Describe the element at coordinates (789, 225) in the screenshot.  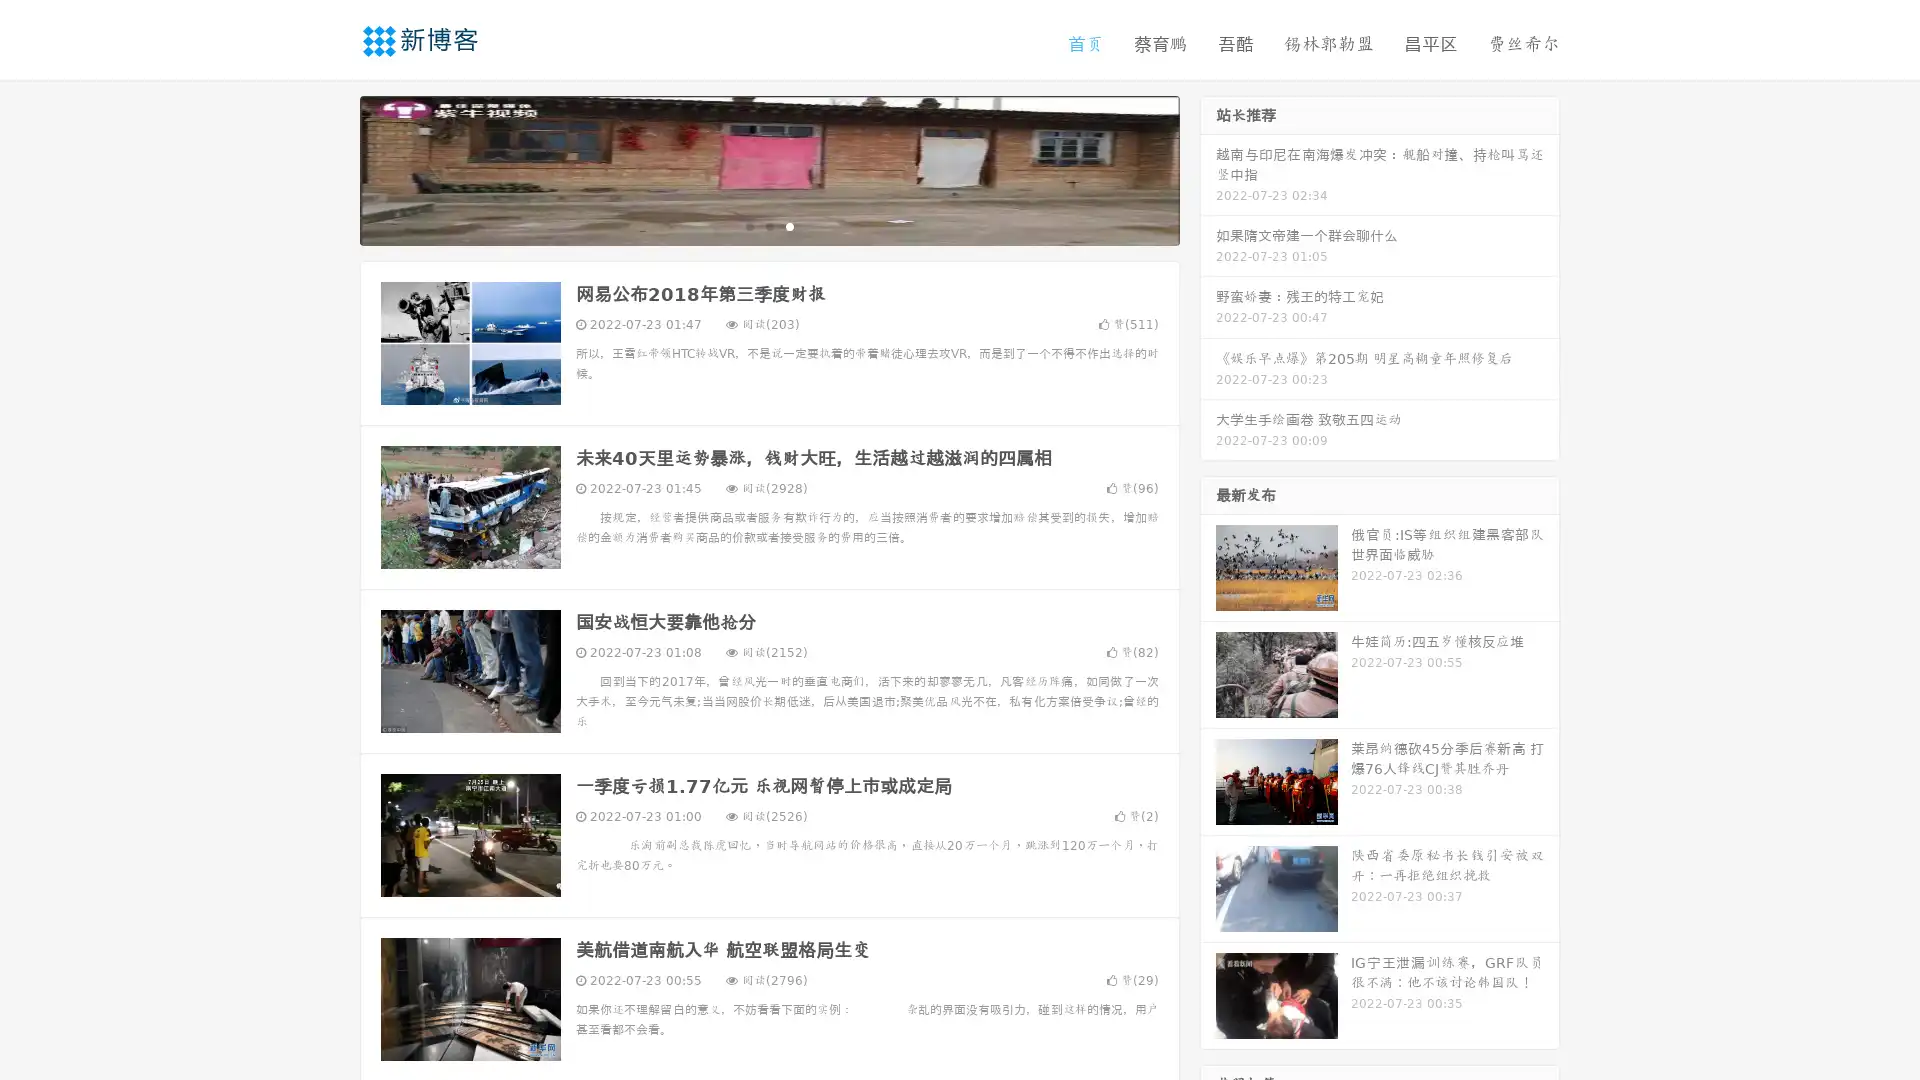
I see `Go to slide 3` at that location.